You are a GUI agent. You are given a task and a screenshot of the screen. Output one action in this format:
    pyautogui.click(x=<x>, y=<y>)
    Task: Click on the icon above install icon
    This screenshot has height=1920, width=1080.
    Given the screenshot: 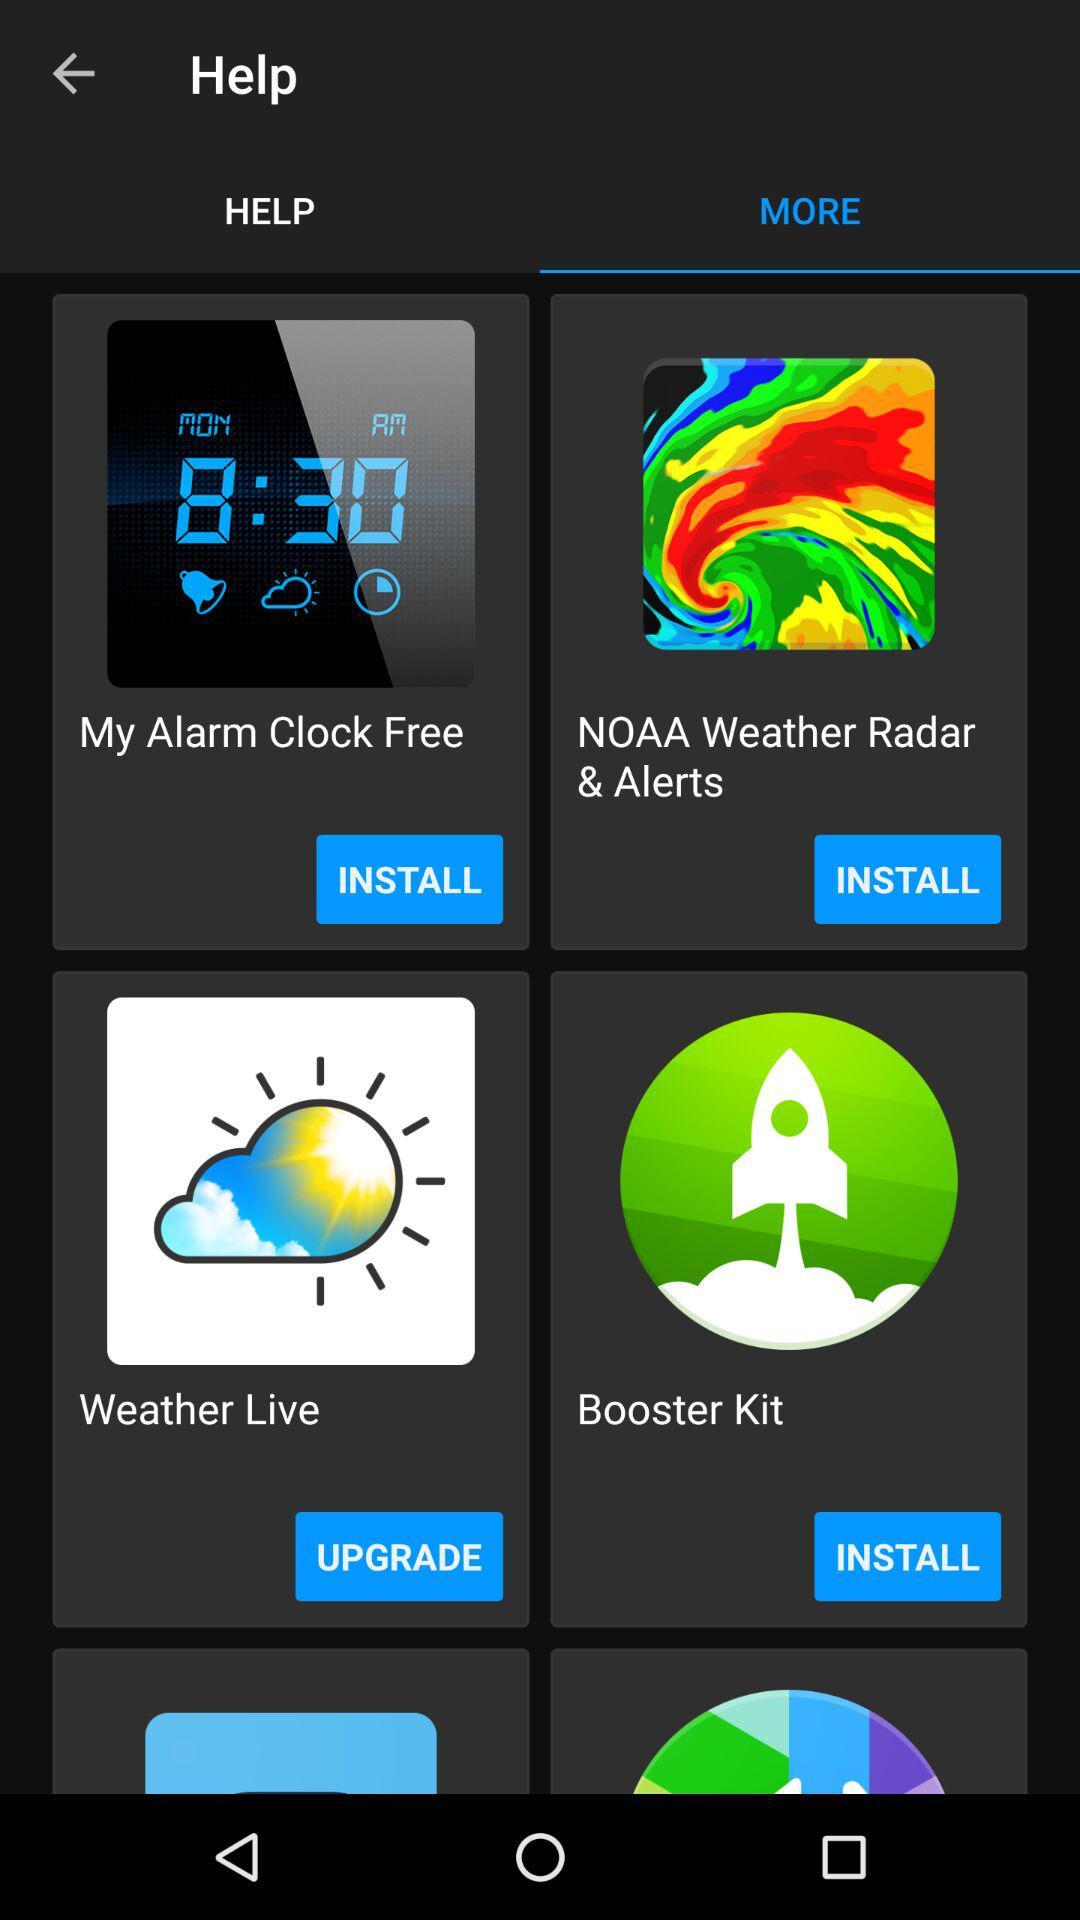 What is the action you would take?
    pyautogui.click(x=788, y=754)
    